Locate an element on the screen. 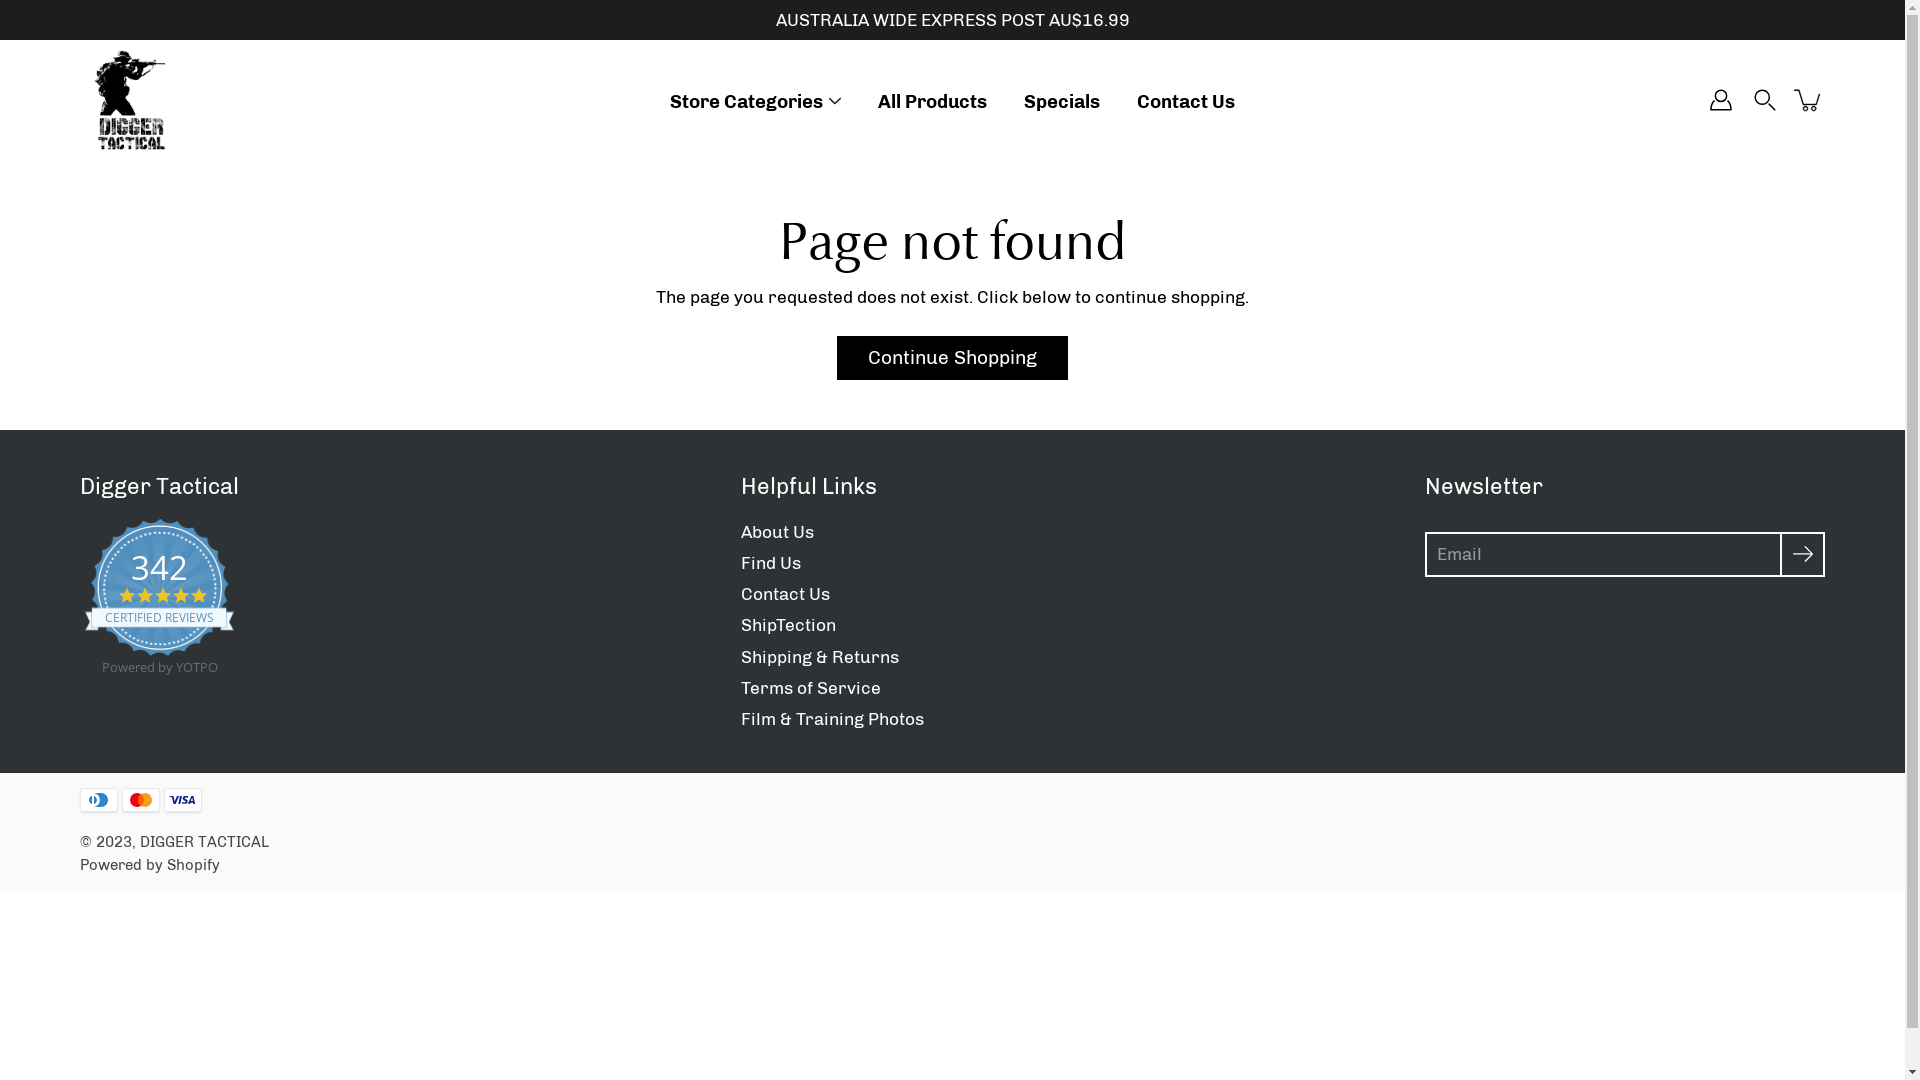 Image resolution: width=1920 pixels, height=1080 pixels. 'Terms of Service' is located at coordinates (810, 686).